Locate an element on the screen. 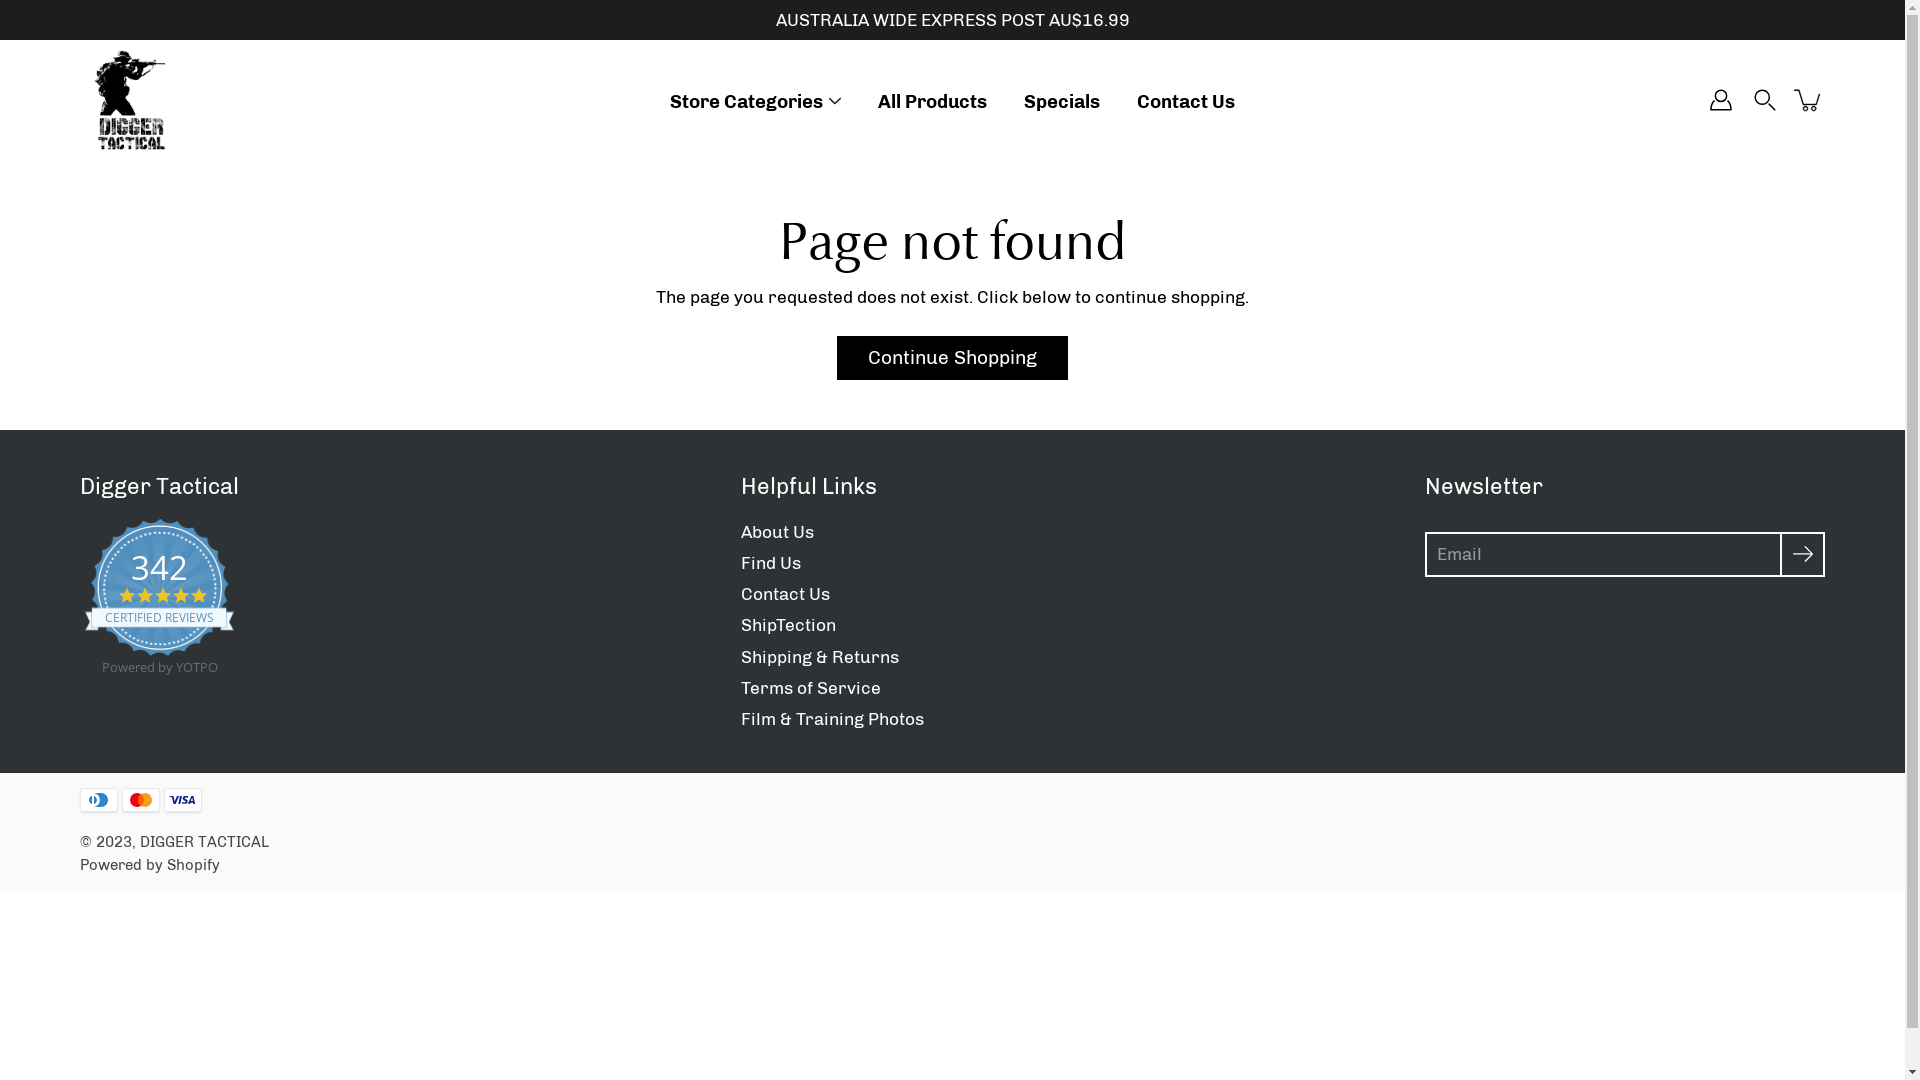 Image resolution: width=1920 pixels, height=1080 pixels. 'Terms of Service' is located at coordinates (810, 686).